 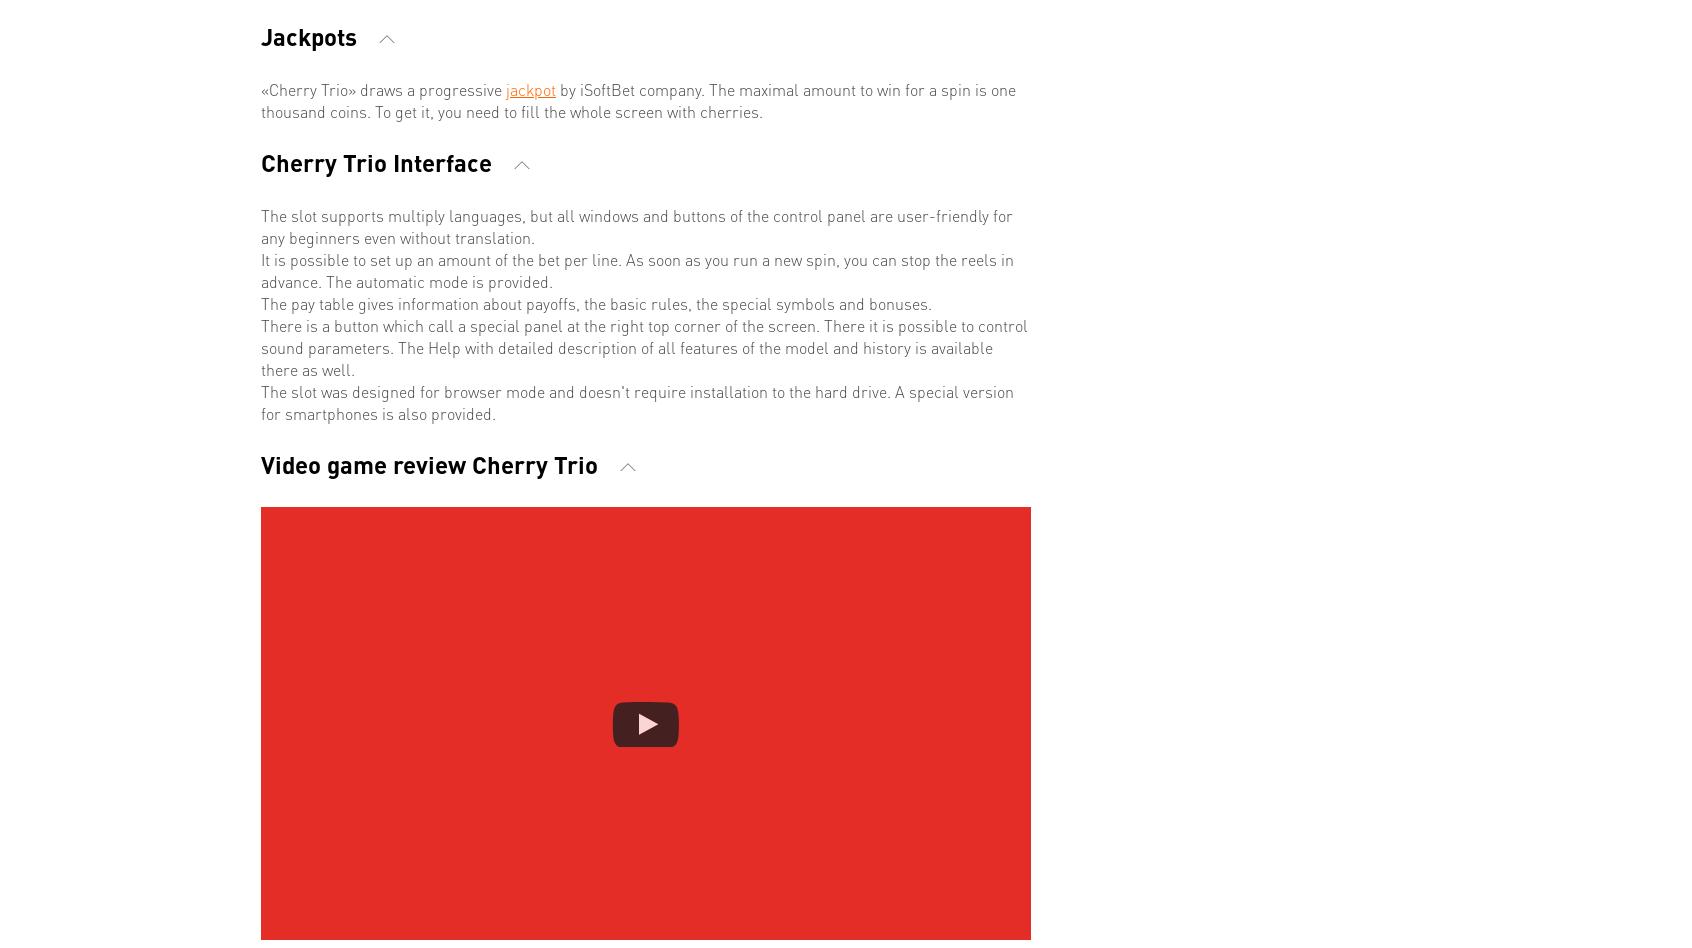 I want to click on 'Jackpots', so click(x=311, y=35).